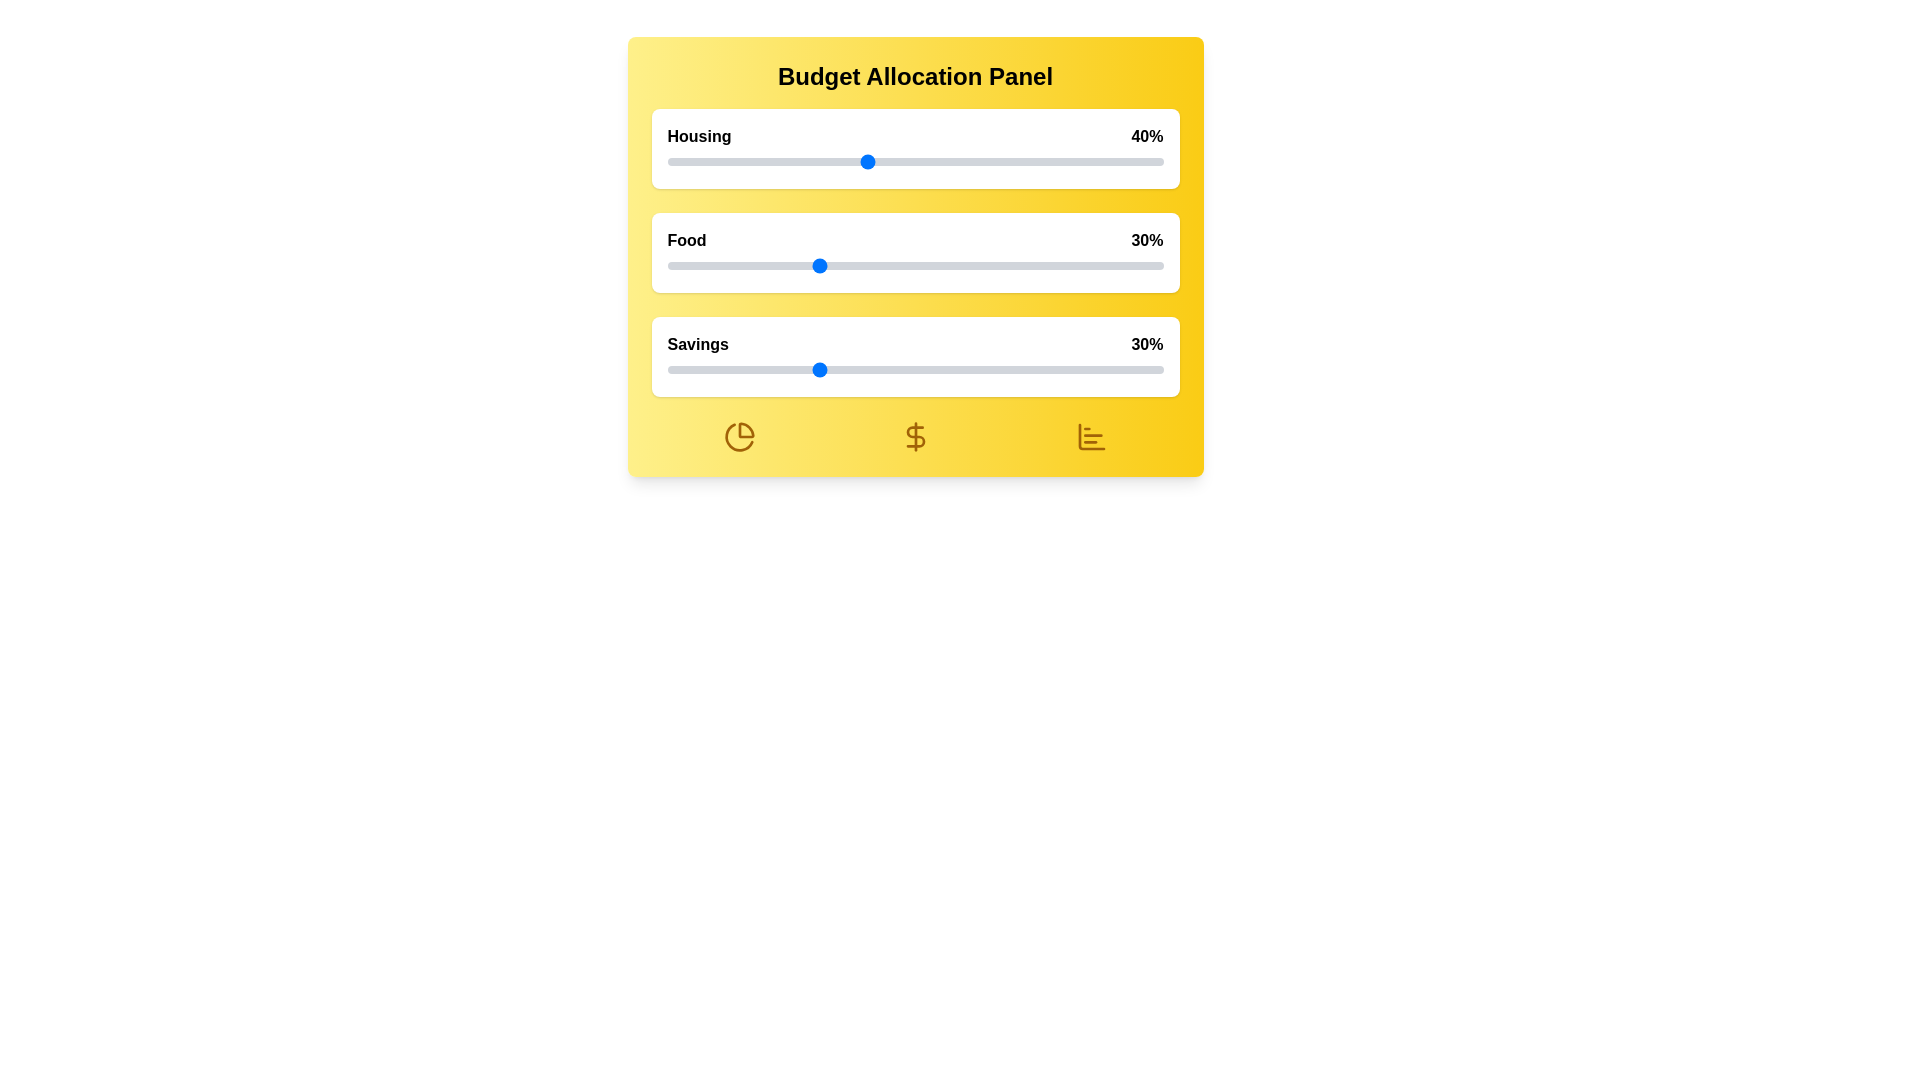 The width and height of the screenshot is (1920, 1080). What do you see at coordinates (1090, 435) in the screenshot?
I see `the bar chart icon located in the bottom-right corner of the yellow panel` at bounding box center [1090, 435].